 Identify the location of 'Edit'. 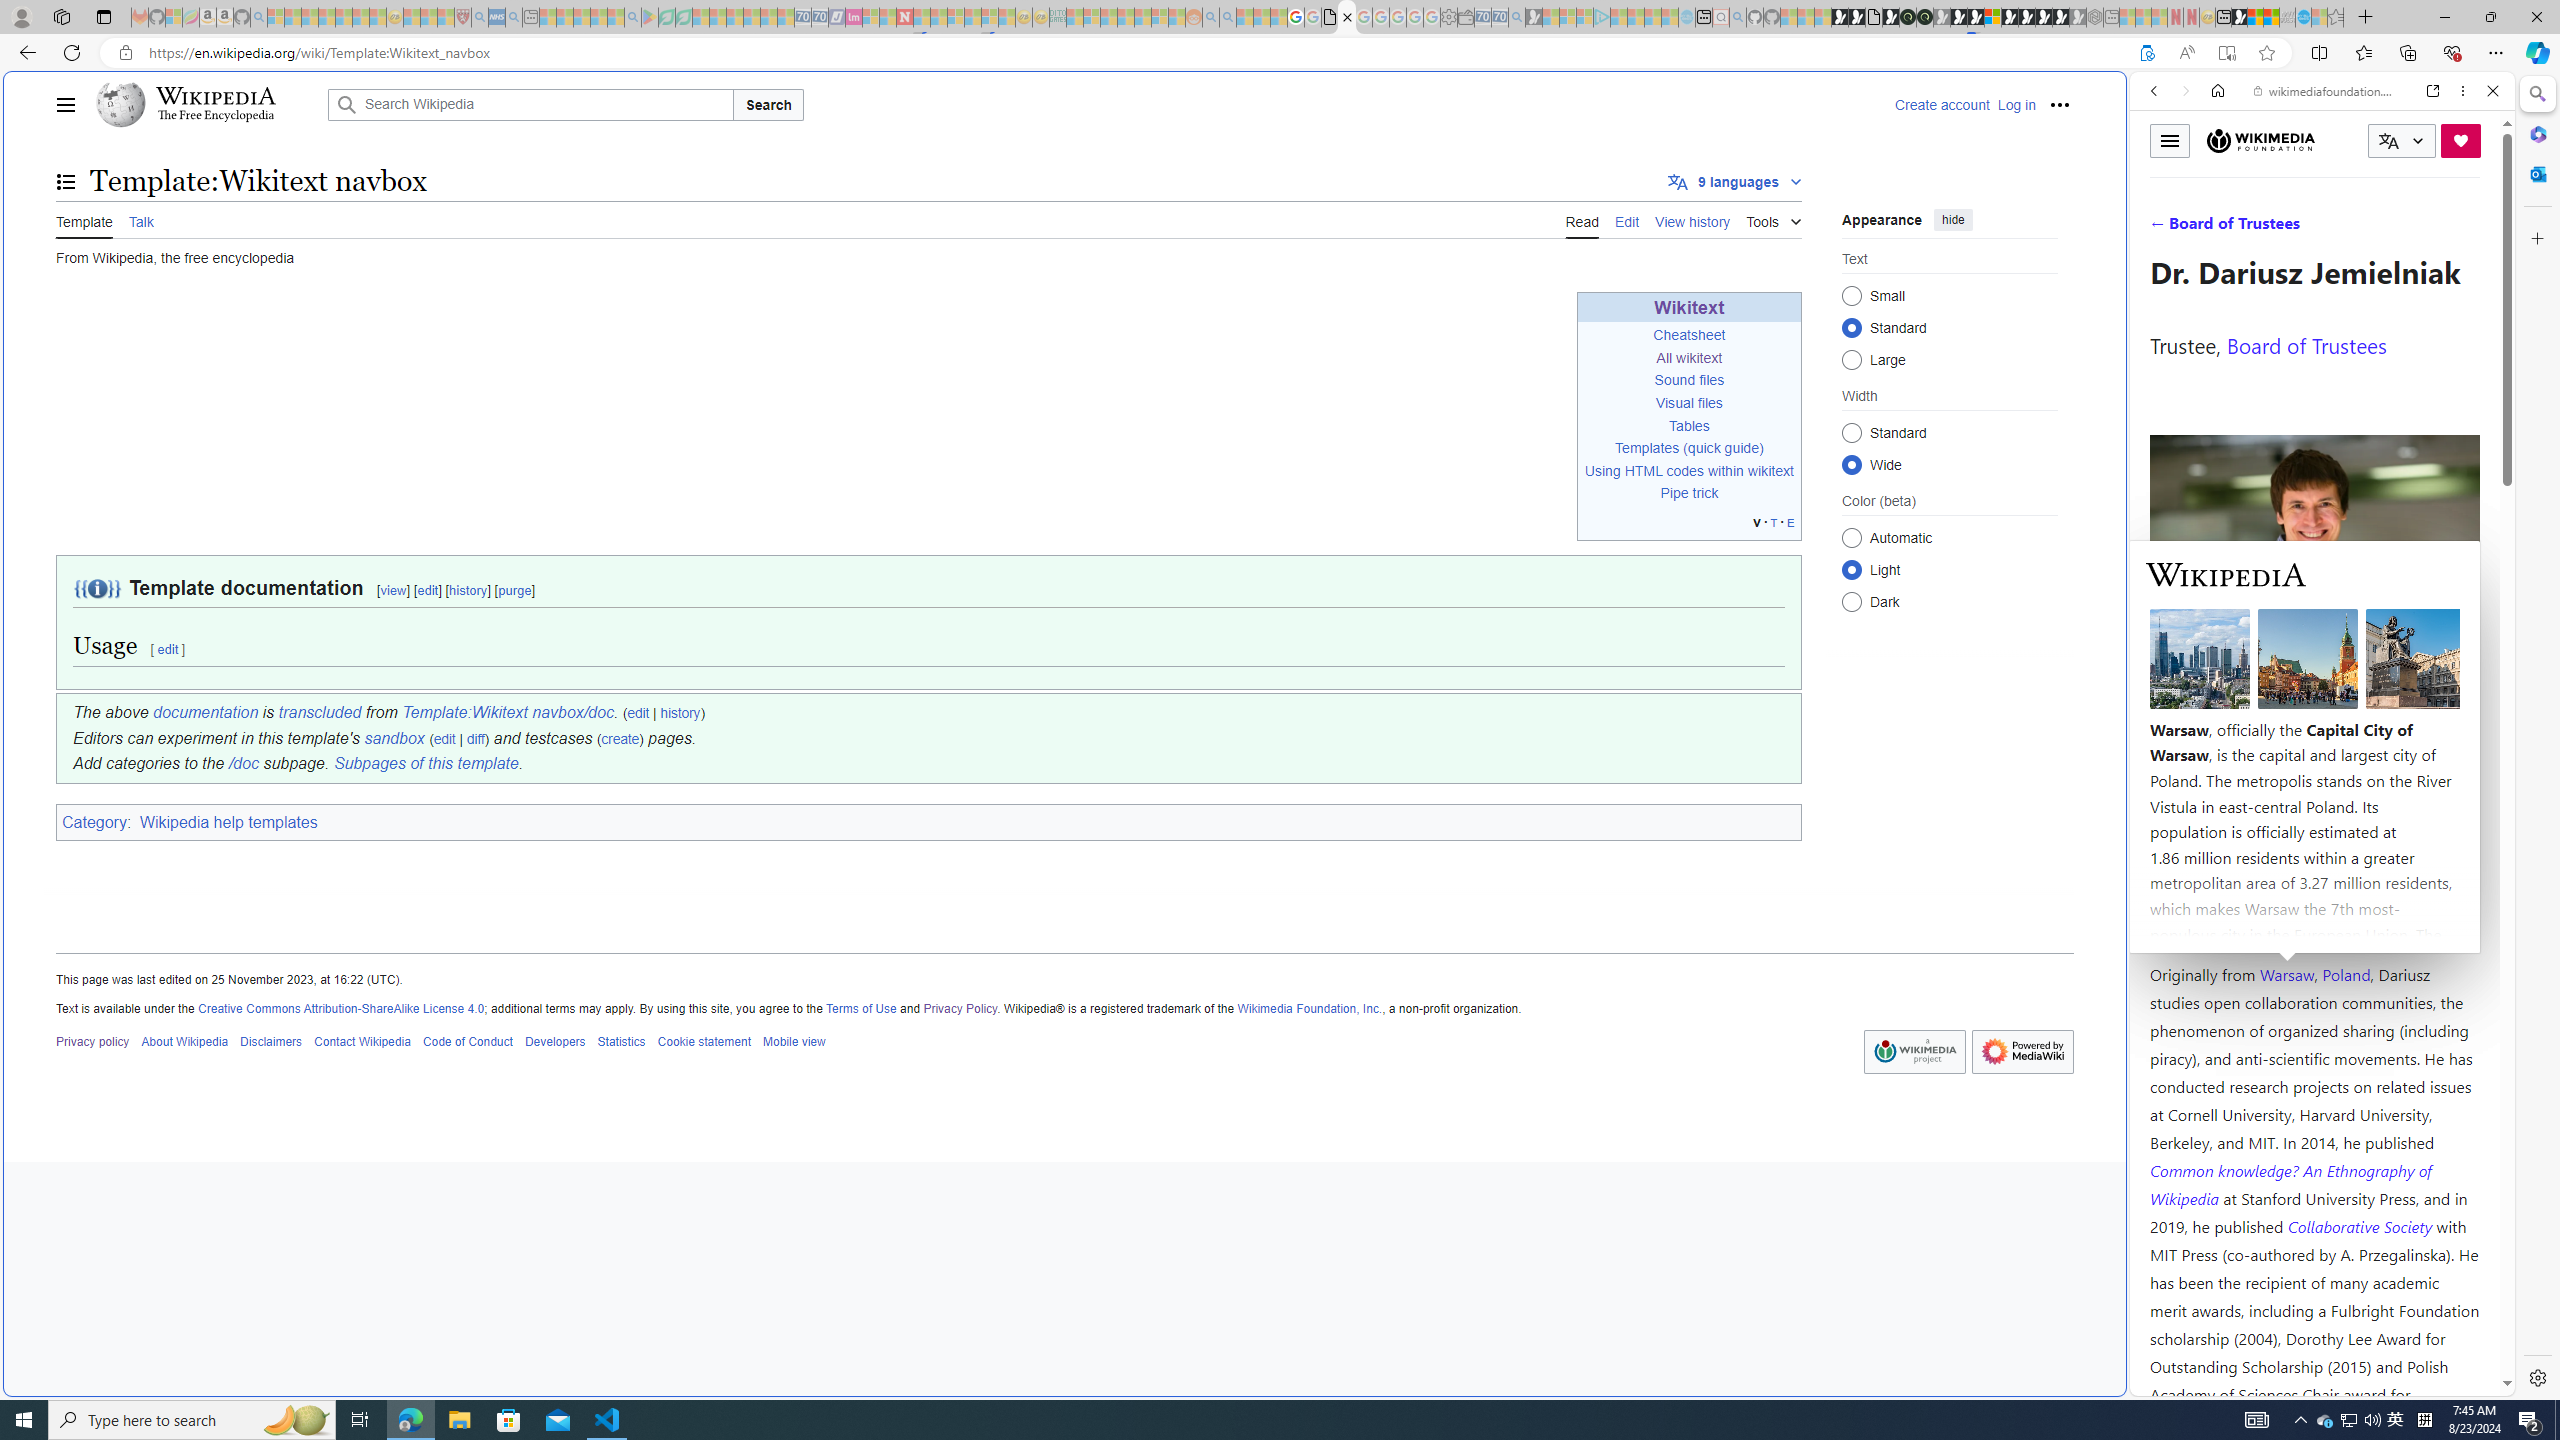
(1626, 219).